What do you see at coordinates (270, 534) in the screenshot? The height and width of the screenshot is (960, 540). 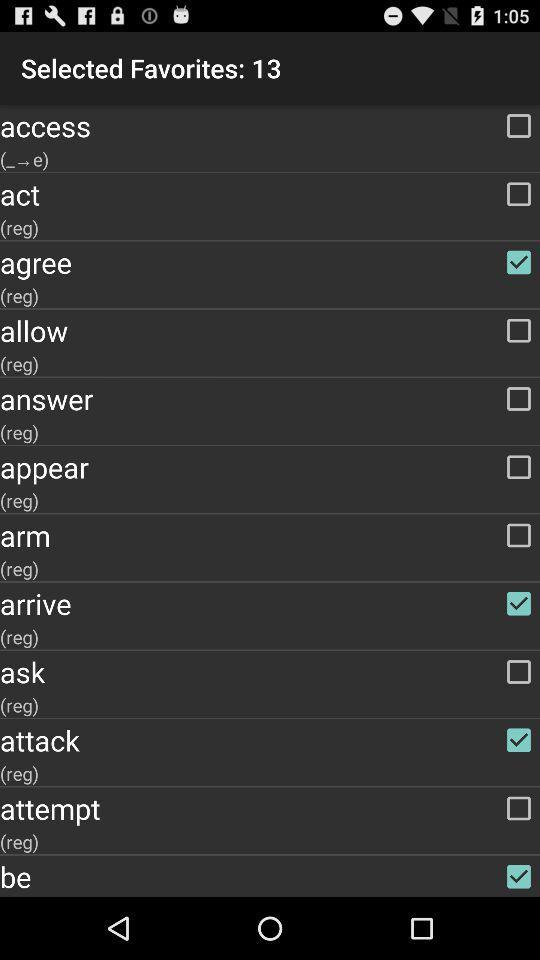 I see `the icon above the (reg)  item` at bounding box center [270, 534].